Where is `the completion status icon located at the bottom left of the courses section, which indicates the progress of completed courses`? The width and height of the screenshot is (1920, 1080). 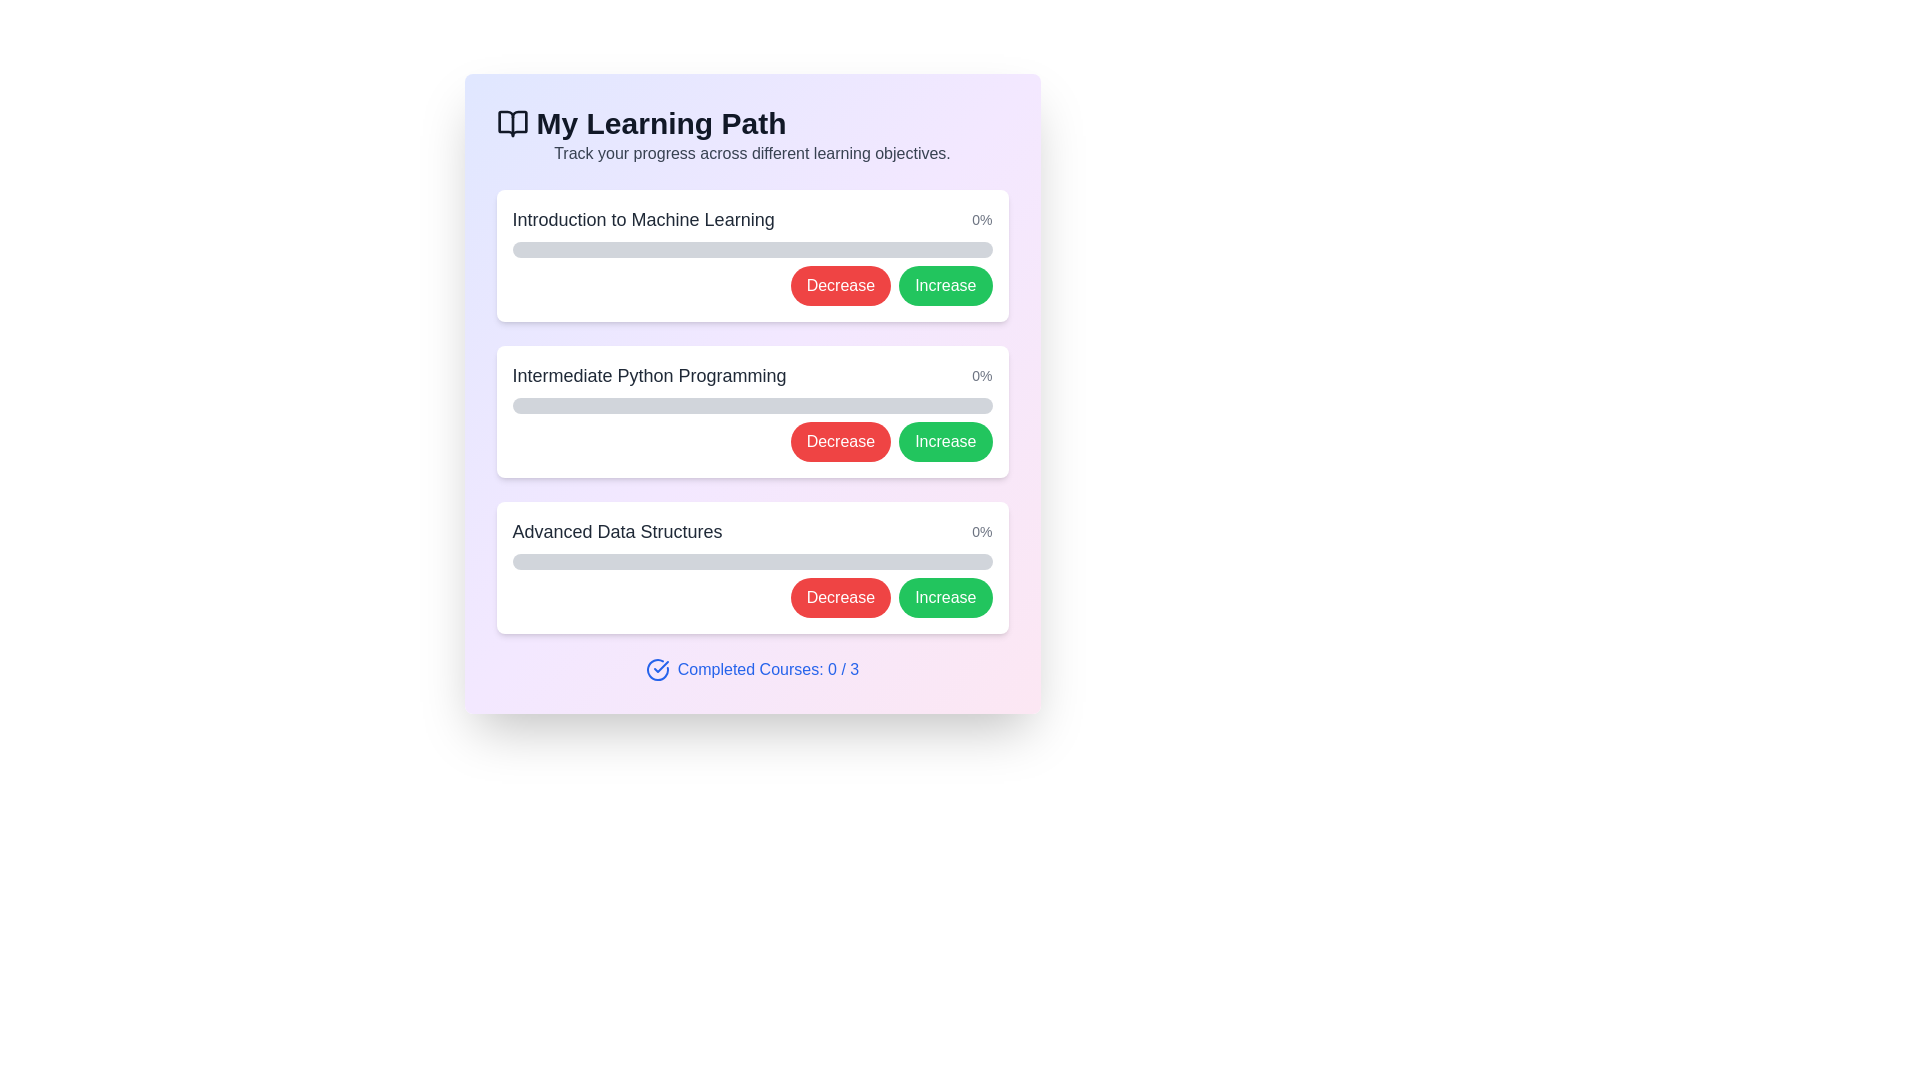
the completion status icon located at the bottom left of the courses section, which indicates the progress of completed courses is located at coordinates (657, 670).